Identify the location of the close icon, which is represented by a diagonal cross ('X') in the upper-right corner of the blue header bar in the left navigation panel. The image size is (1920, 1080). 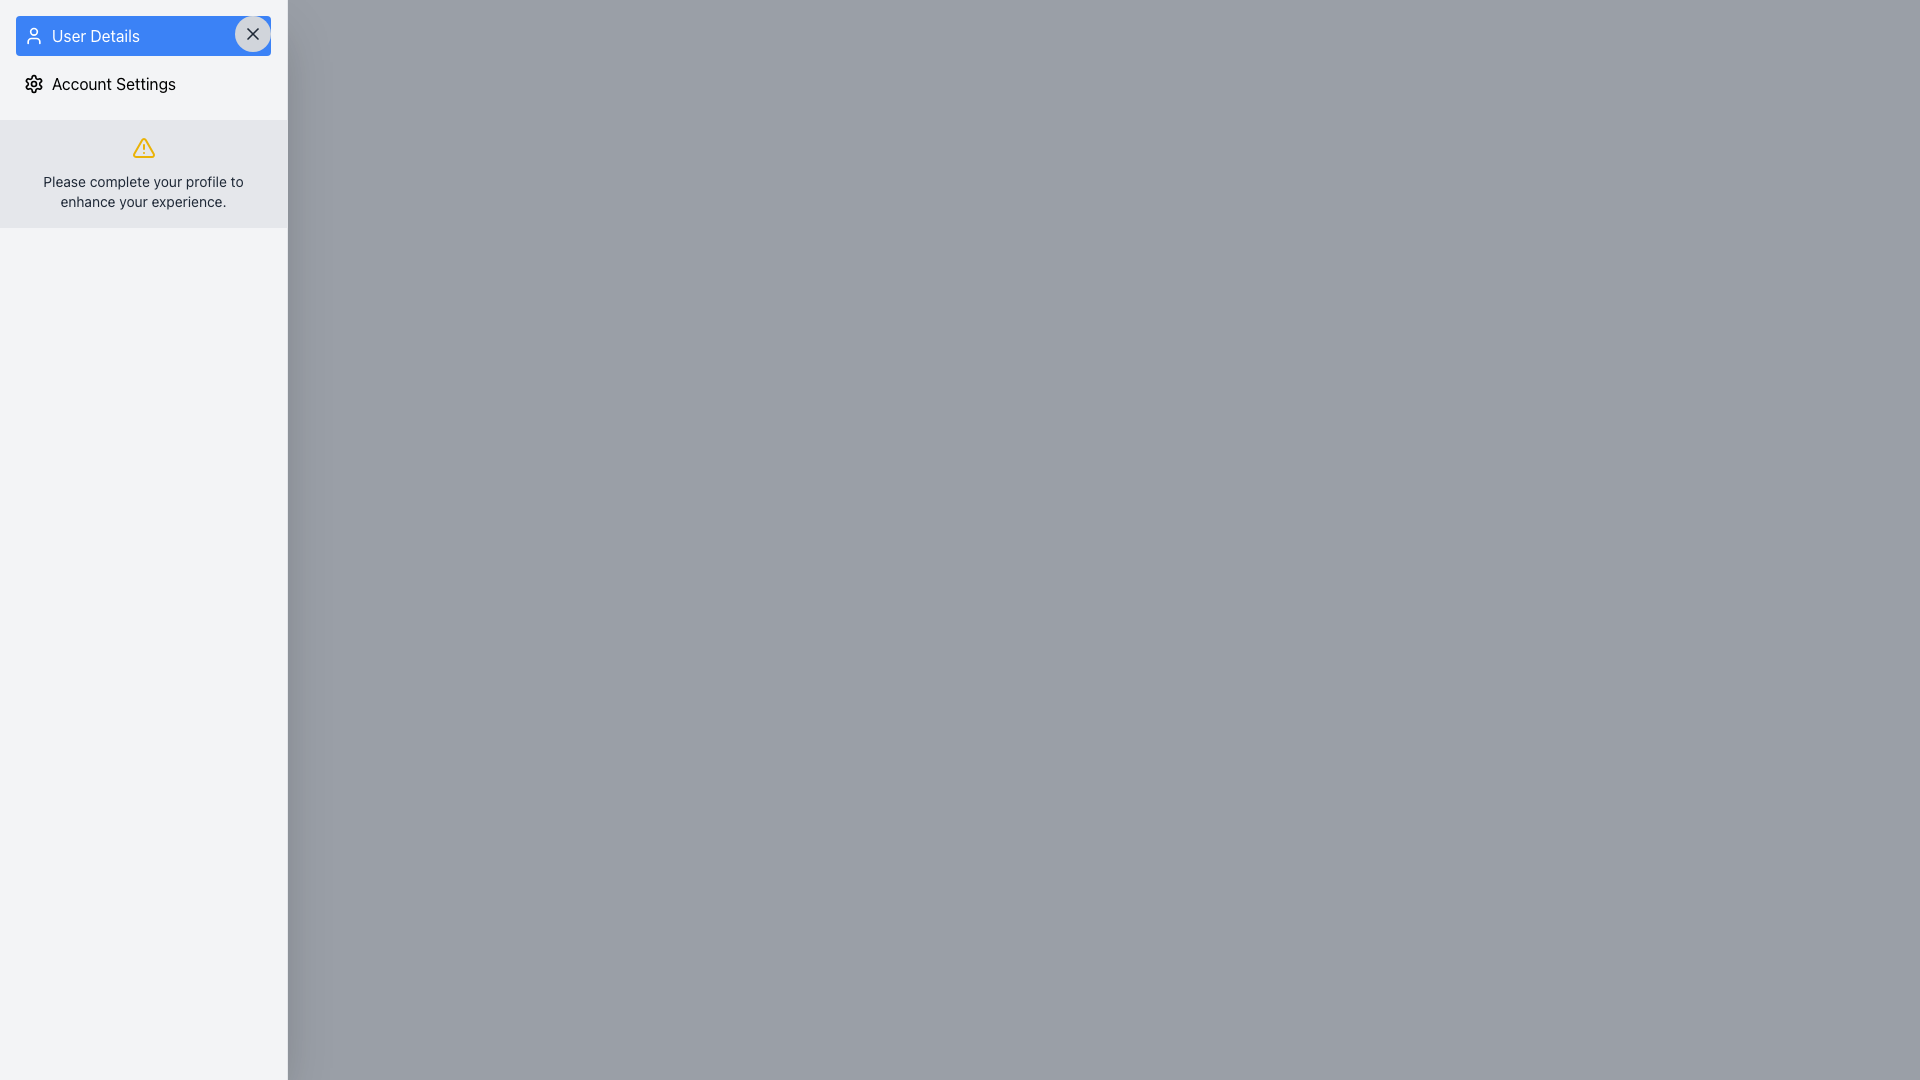
(252, 34).